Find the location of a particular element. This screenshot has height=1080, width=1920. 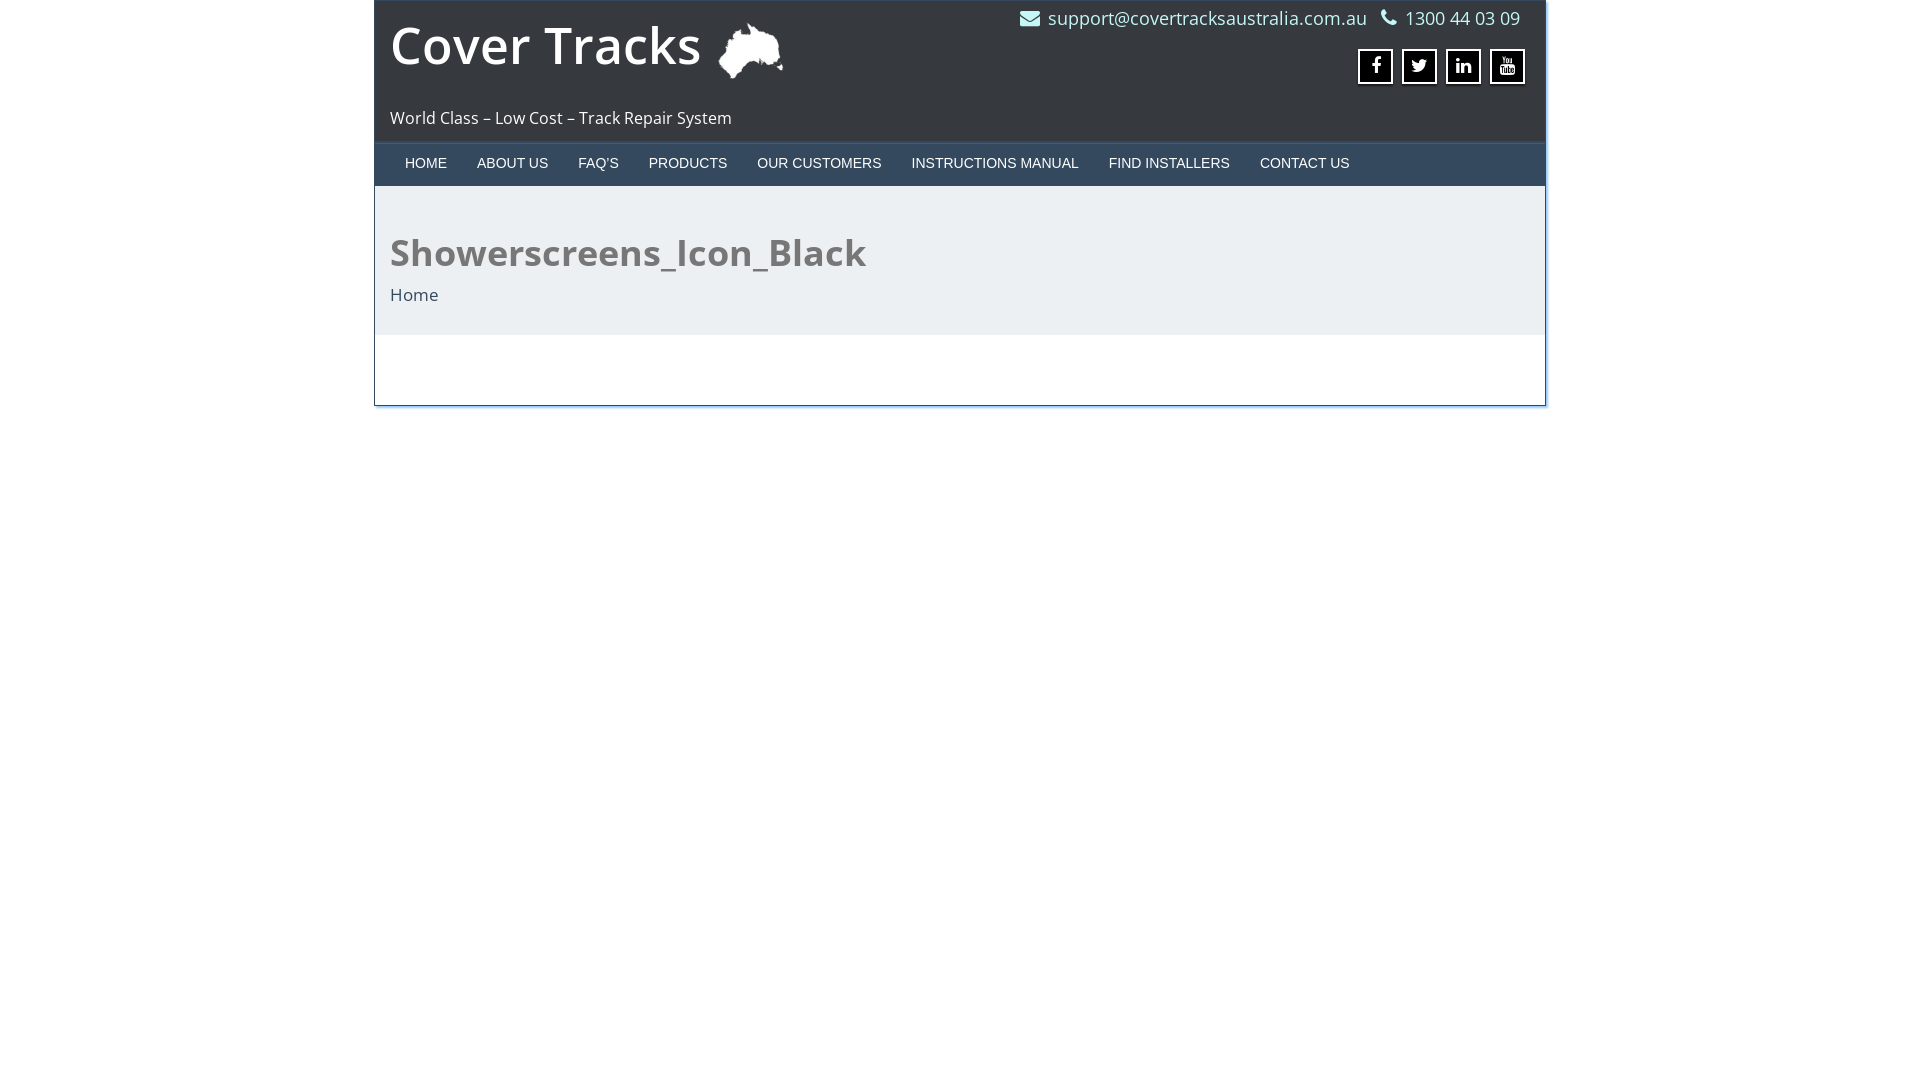

'FIND INSTALLERS' is located at coordinates (1093, 161).